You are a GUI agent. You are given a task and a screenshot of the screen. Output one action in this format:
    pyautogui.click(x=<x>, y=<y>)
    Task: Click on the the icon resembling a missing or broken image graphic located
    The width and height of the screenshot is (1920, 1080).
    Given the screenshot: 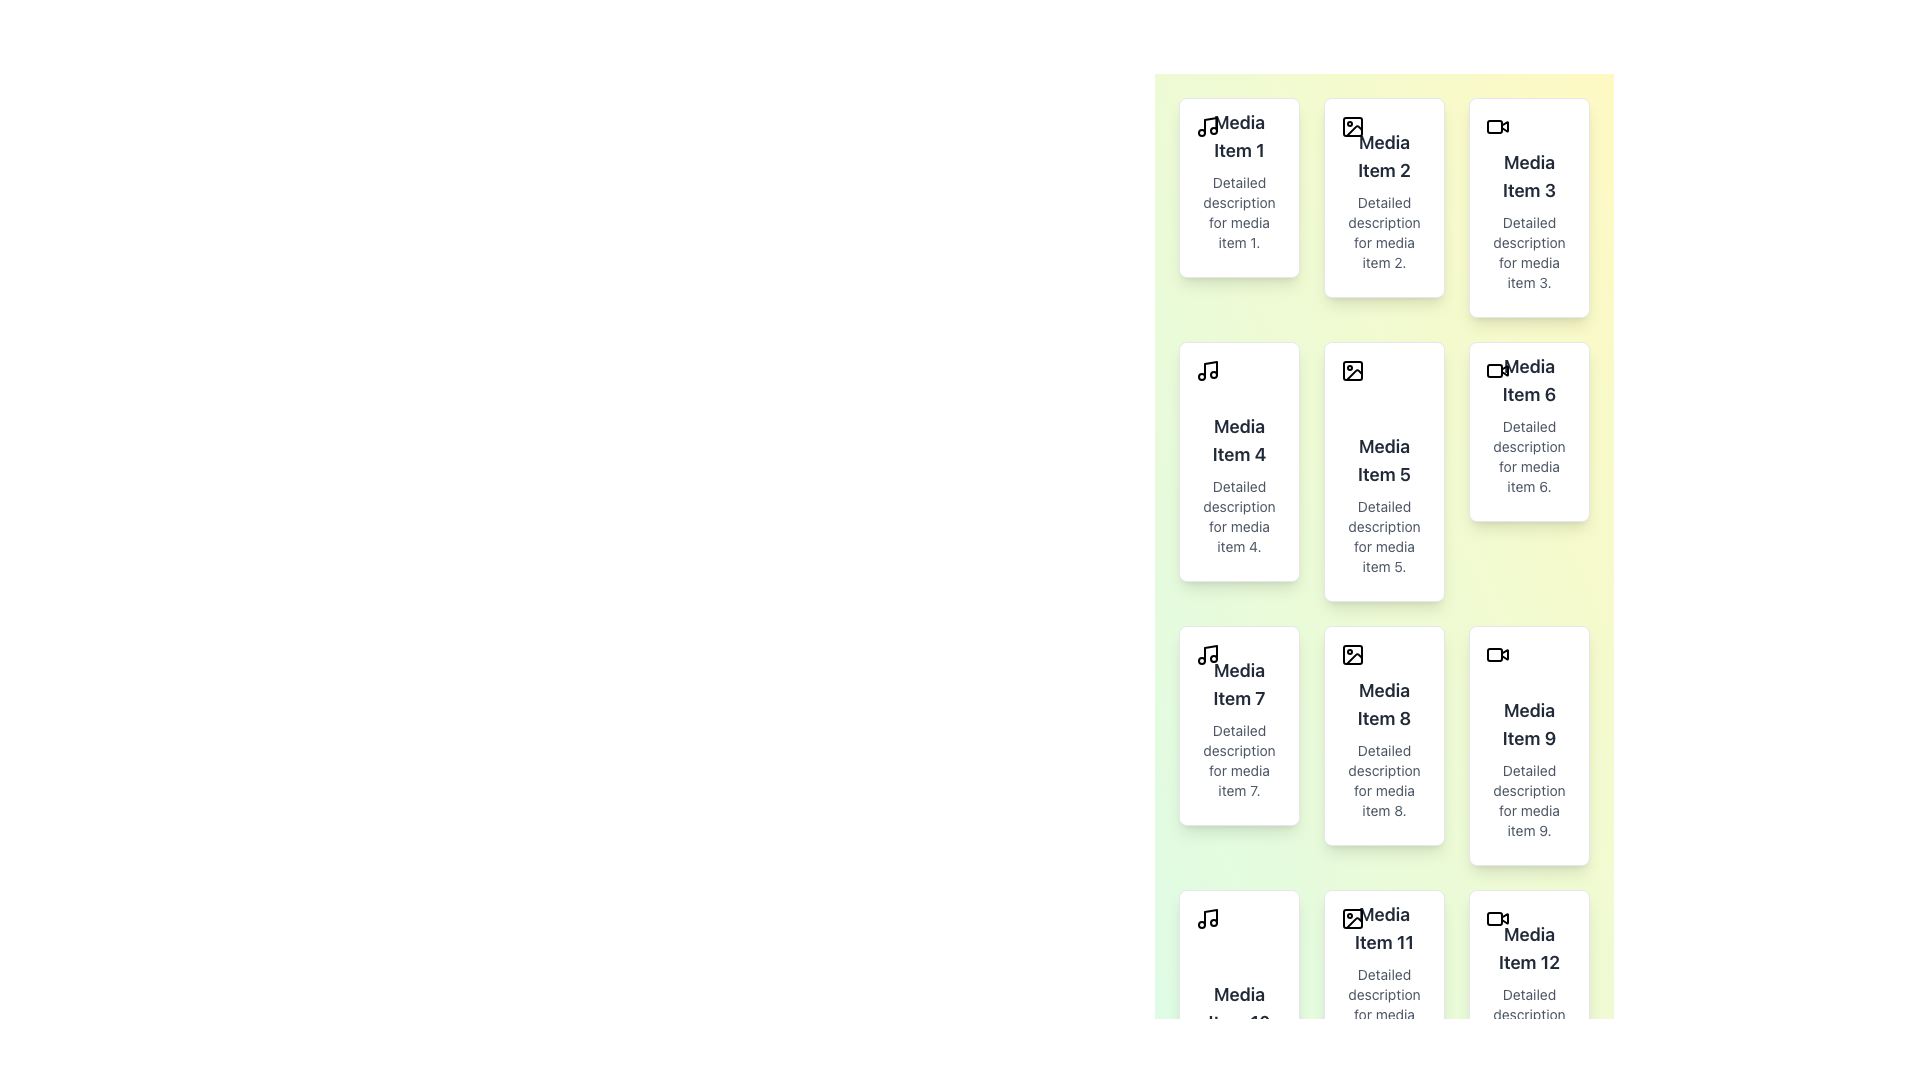 What is the action you would take?
    pyautogui.click(x=1353, y=655)
    